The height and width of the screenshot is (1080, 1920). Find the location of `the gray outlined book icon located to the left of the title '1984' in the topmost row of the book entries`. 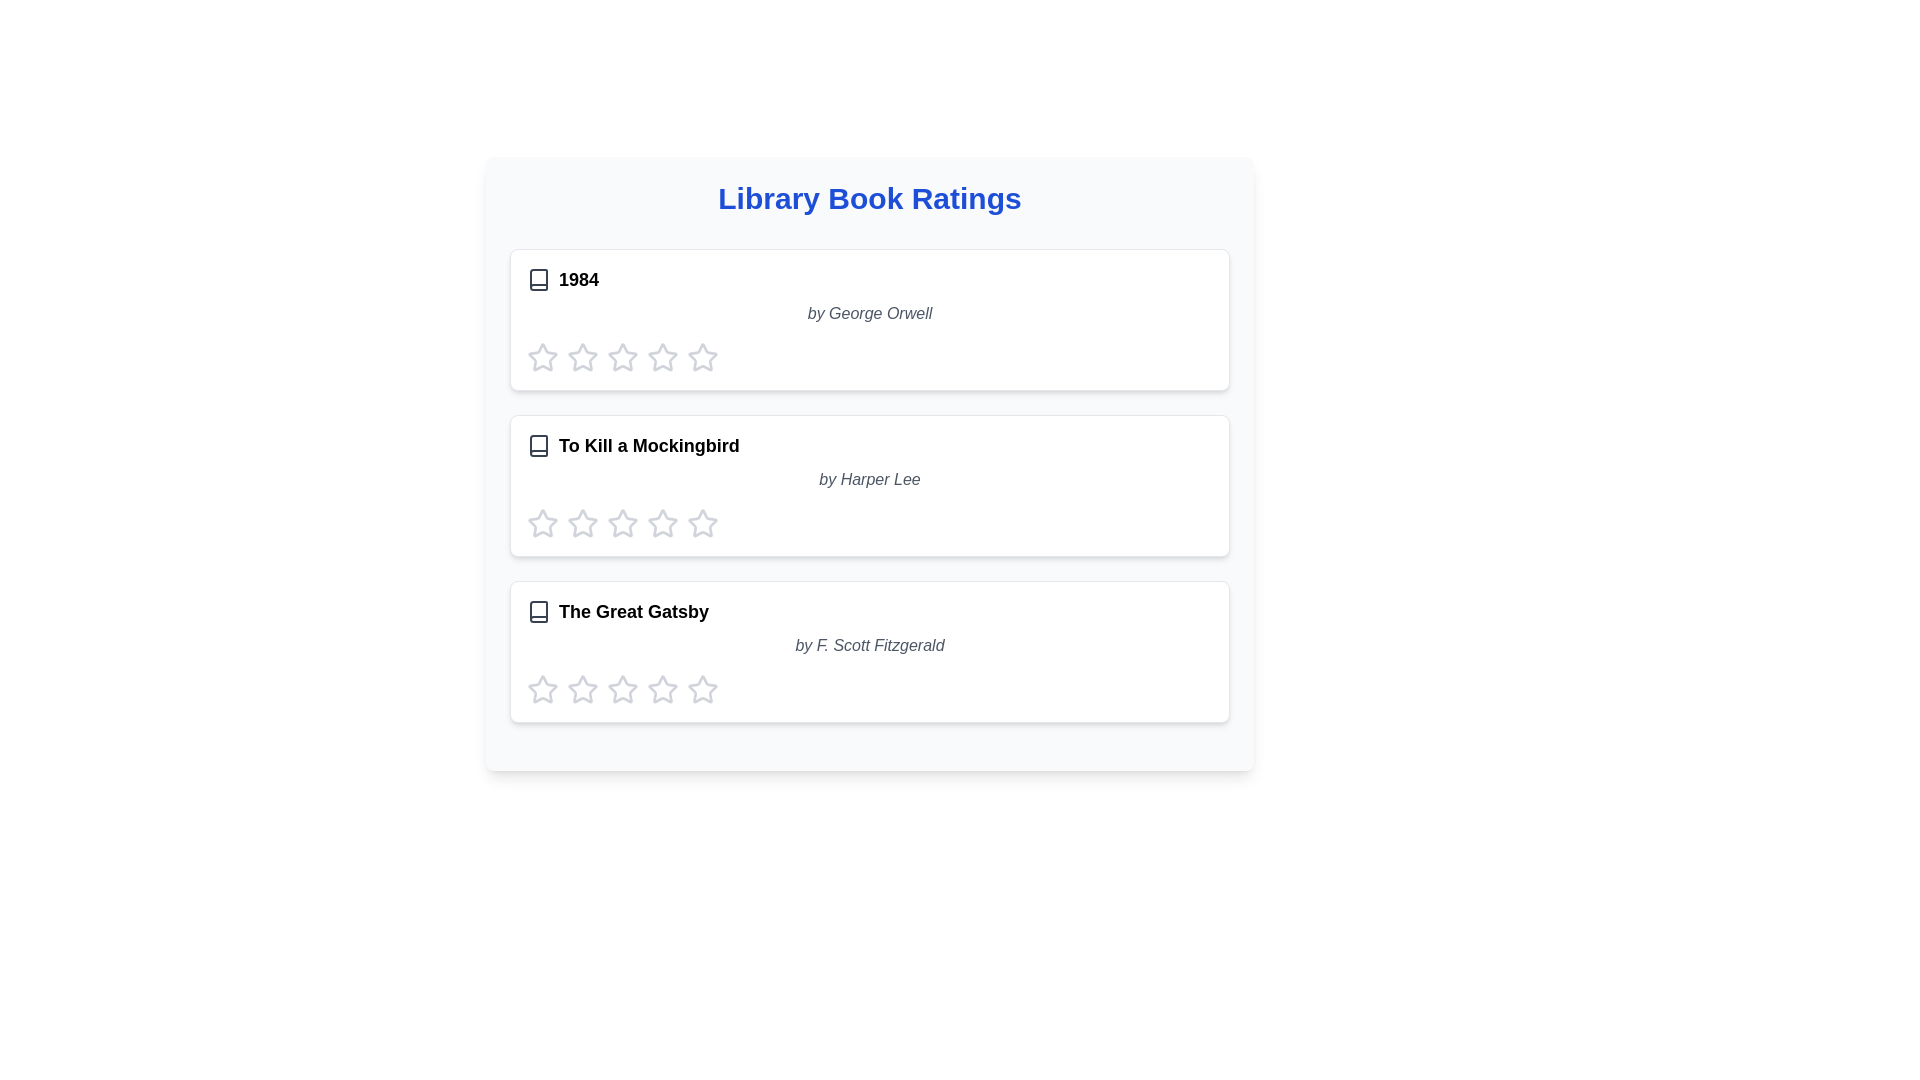

the gray outlined book icon located to the left of the title '1984' in the topmost row of the book entries is located at coordinates (538, 280).